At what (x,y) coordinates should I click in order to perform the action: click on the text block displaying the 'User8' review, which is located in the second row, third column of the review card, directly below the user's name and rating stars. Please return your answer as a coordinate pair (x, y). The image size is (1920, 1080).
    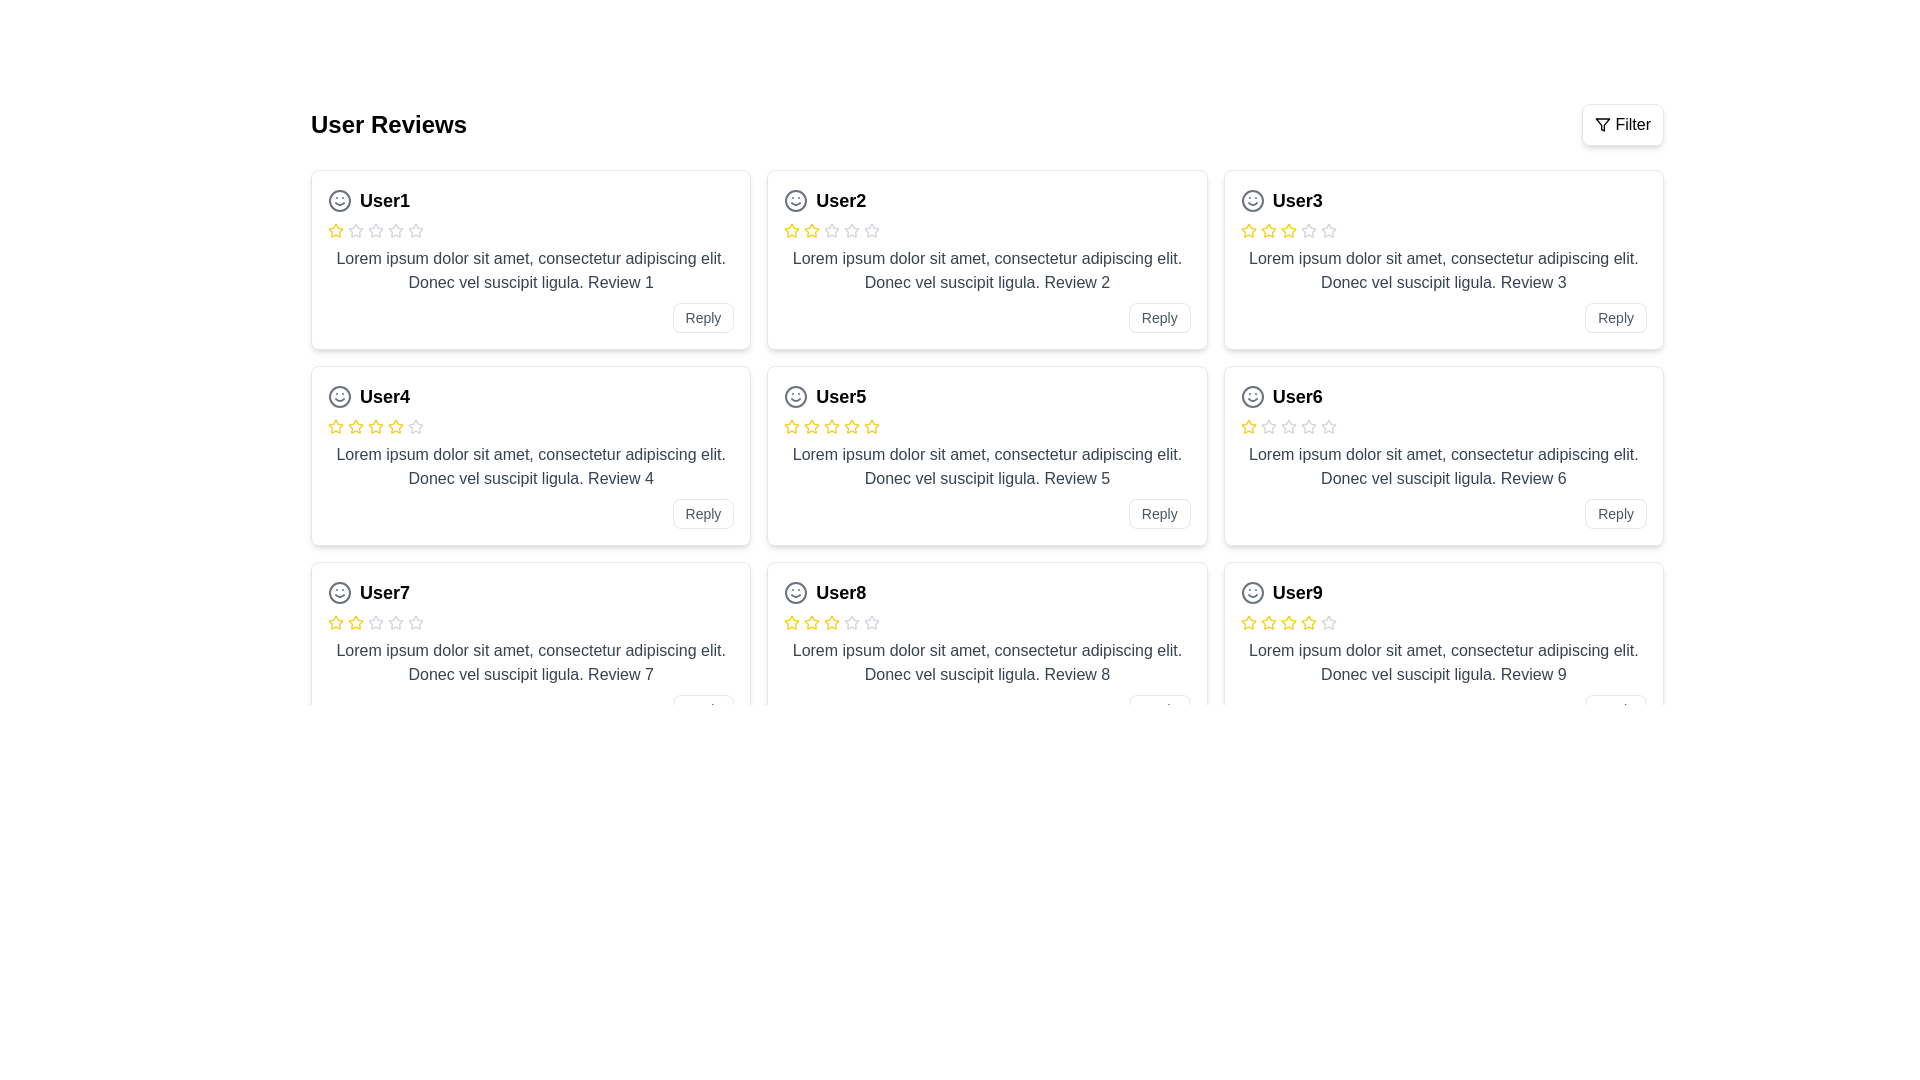
    Looking at the image, I should click on (987, 663).